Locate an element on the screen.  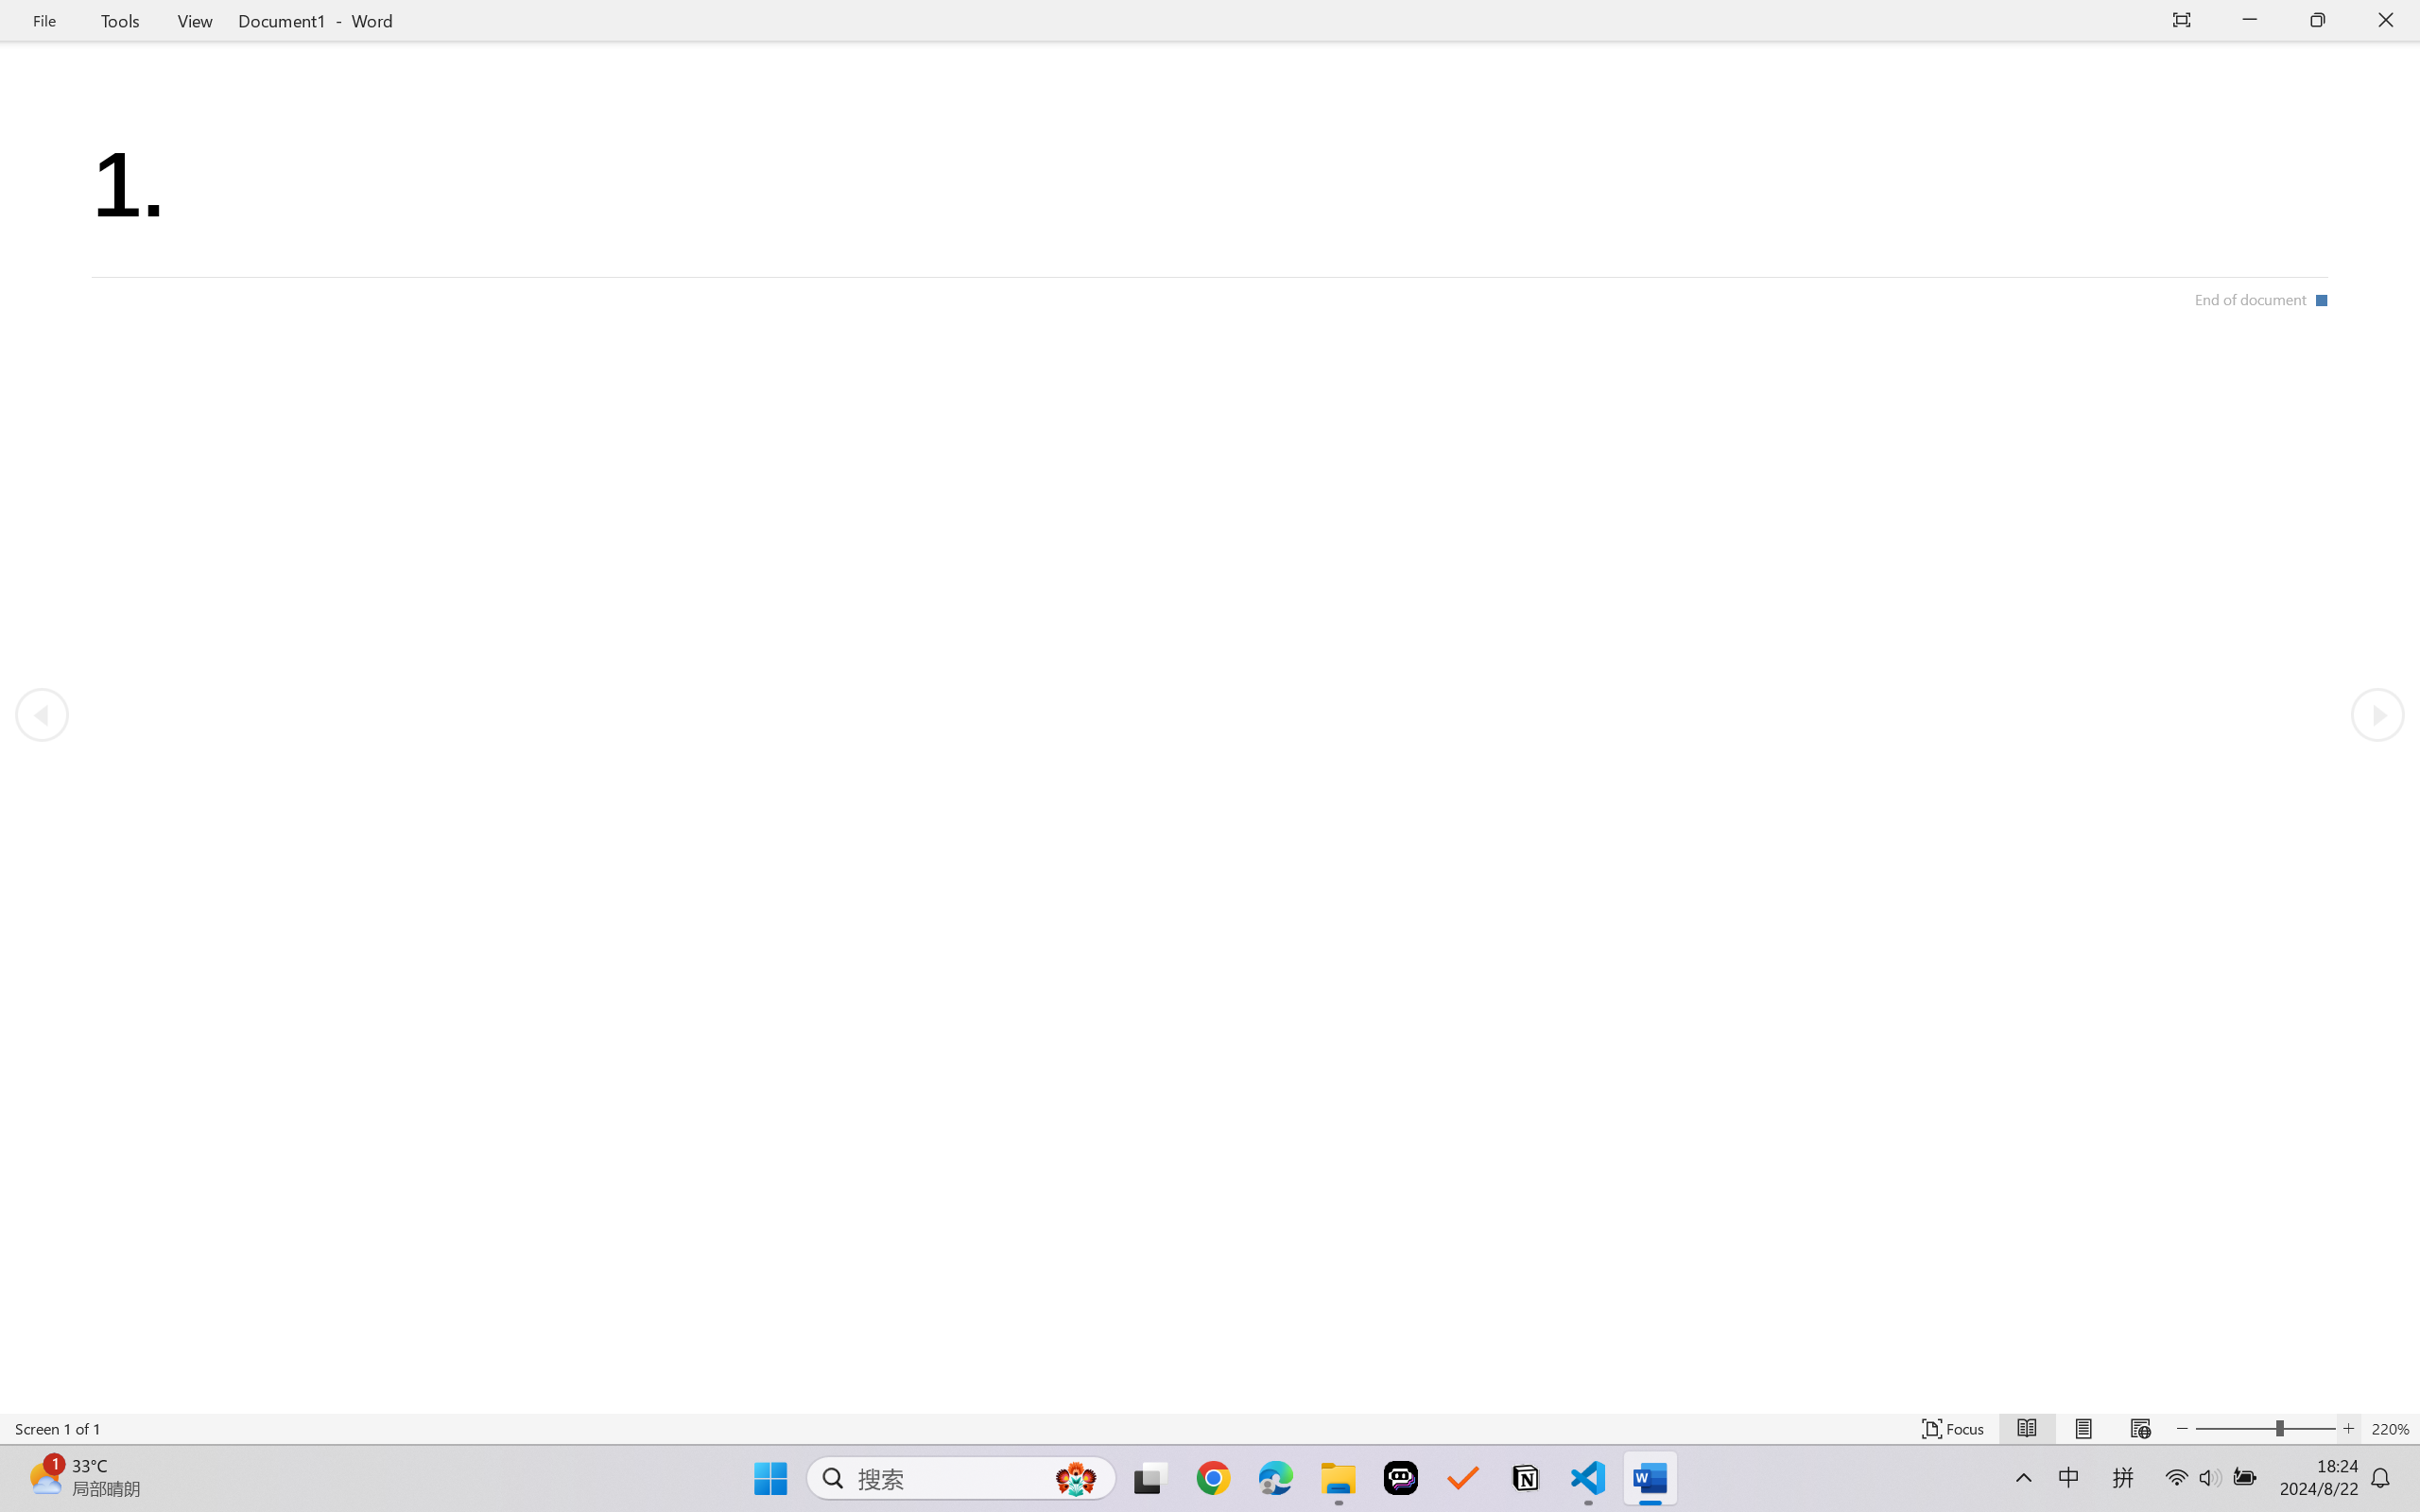
'Tools' is located at coordinates (121, 20).